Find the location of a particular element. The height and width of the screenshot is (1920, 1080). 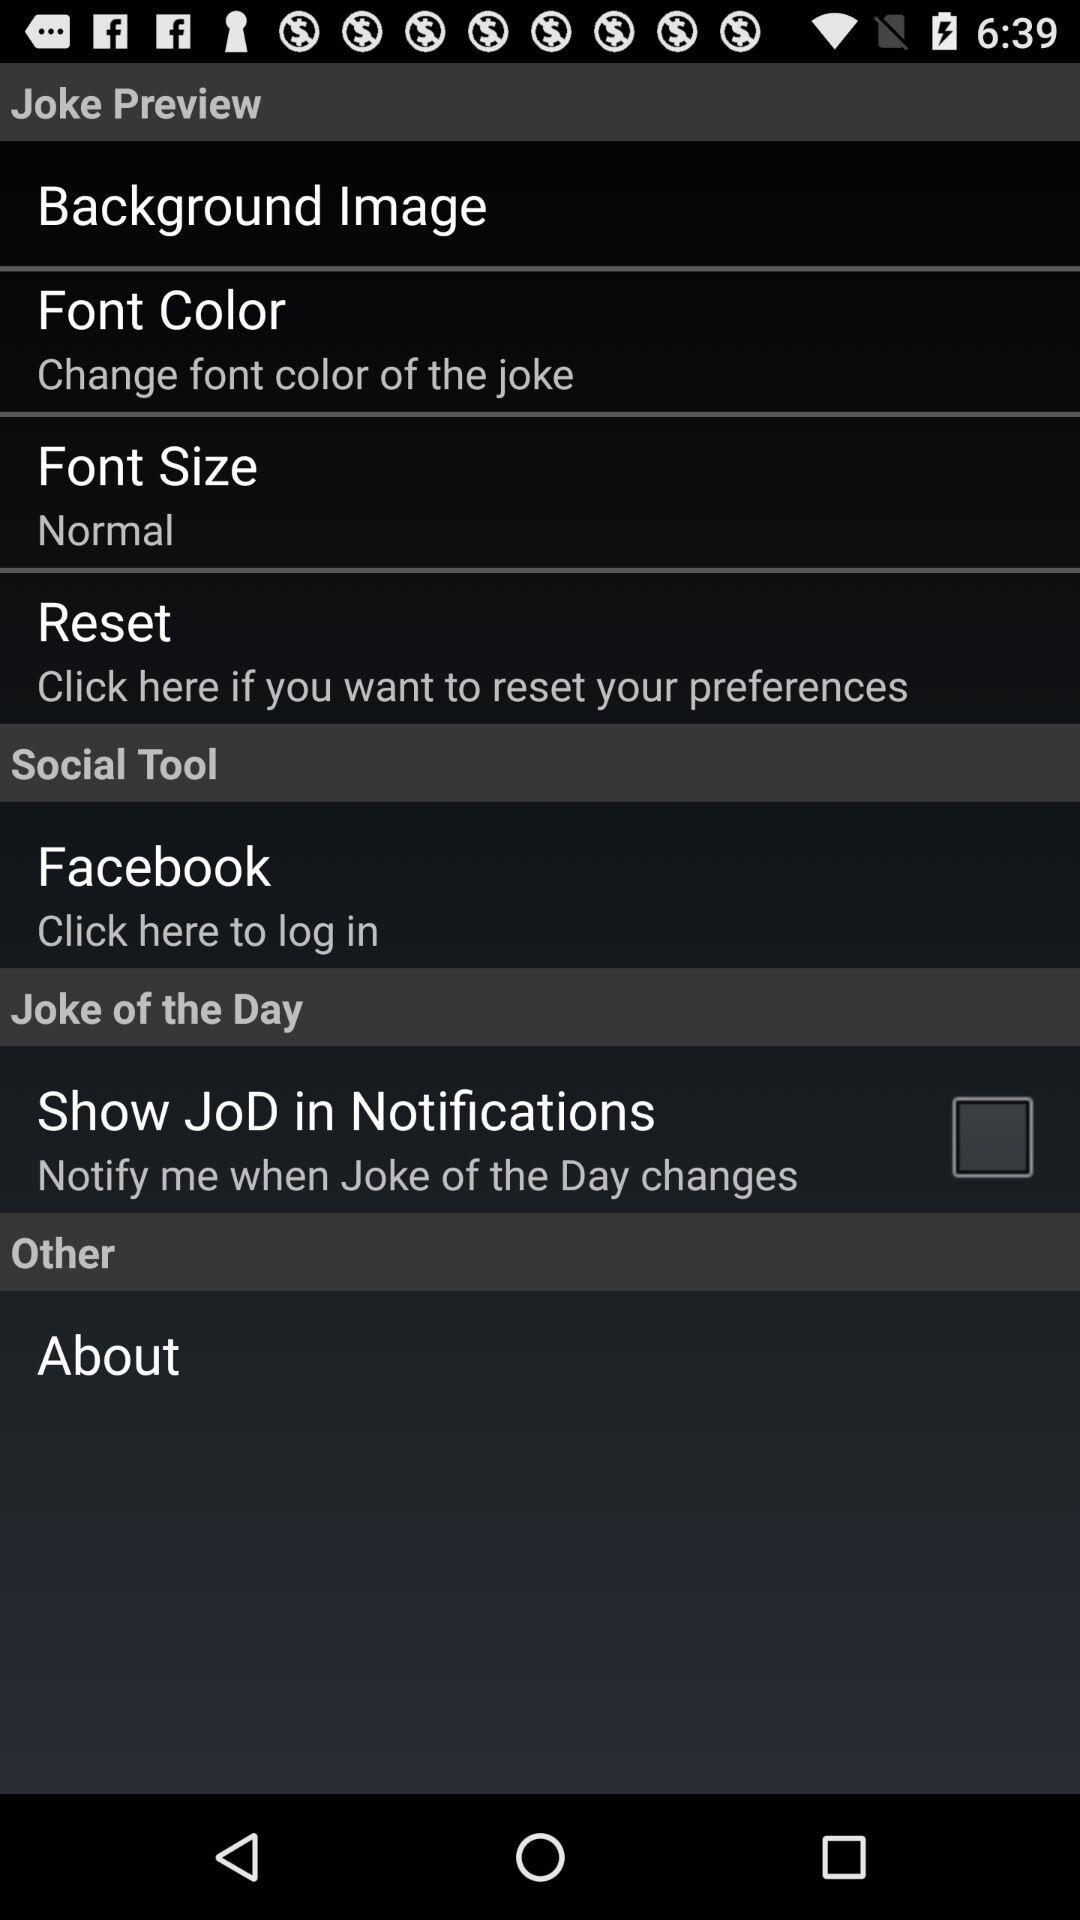

icon above about item is located at coordinates (997, 1135).